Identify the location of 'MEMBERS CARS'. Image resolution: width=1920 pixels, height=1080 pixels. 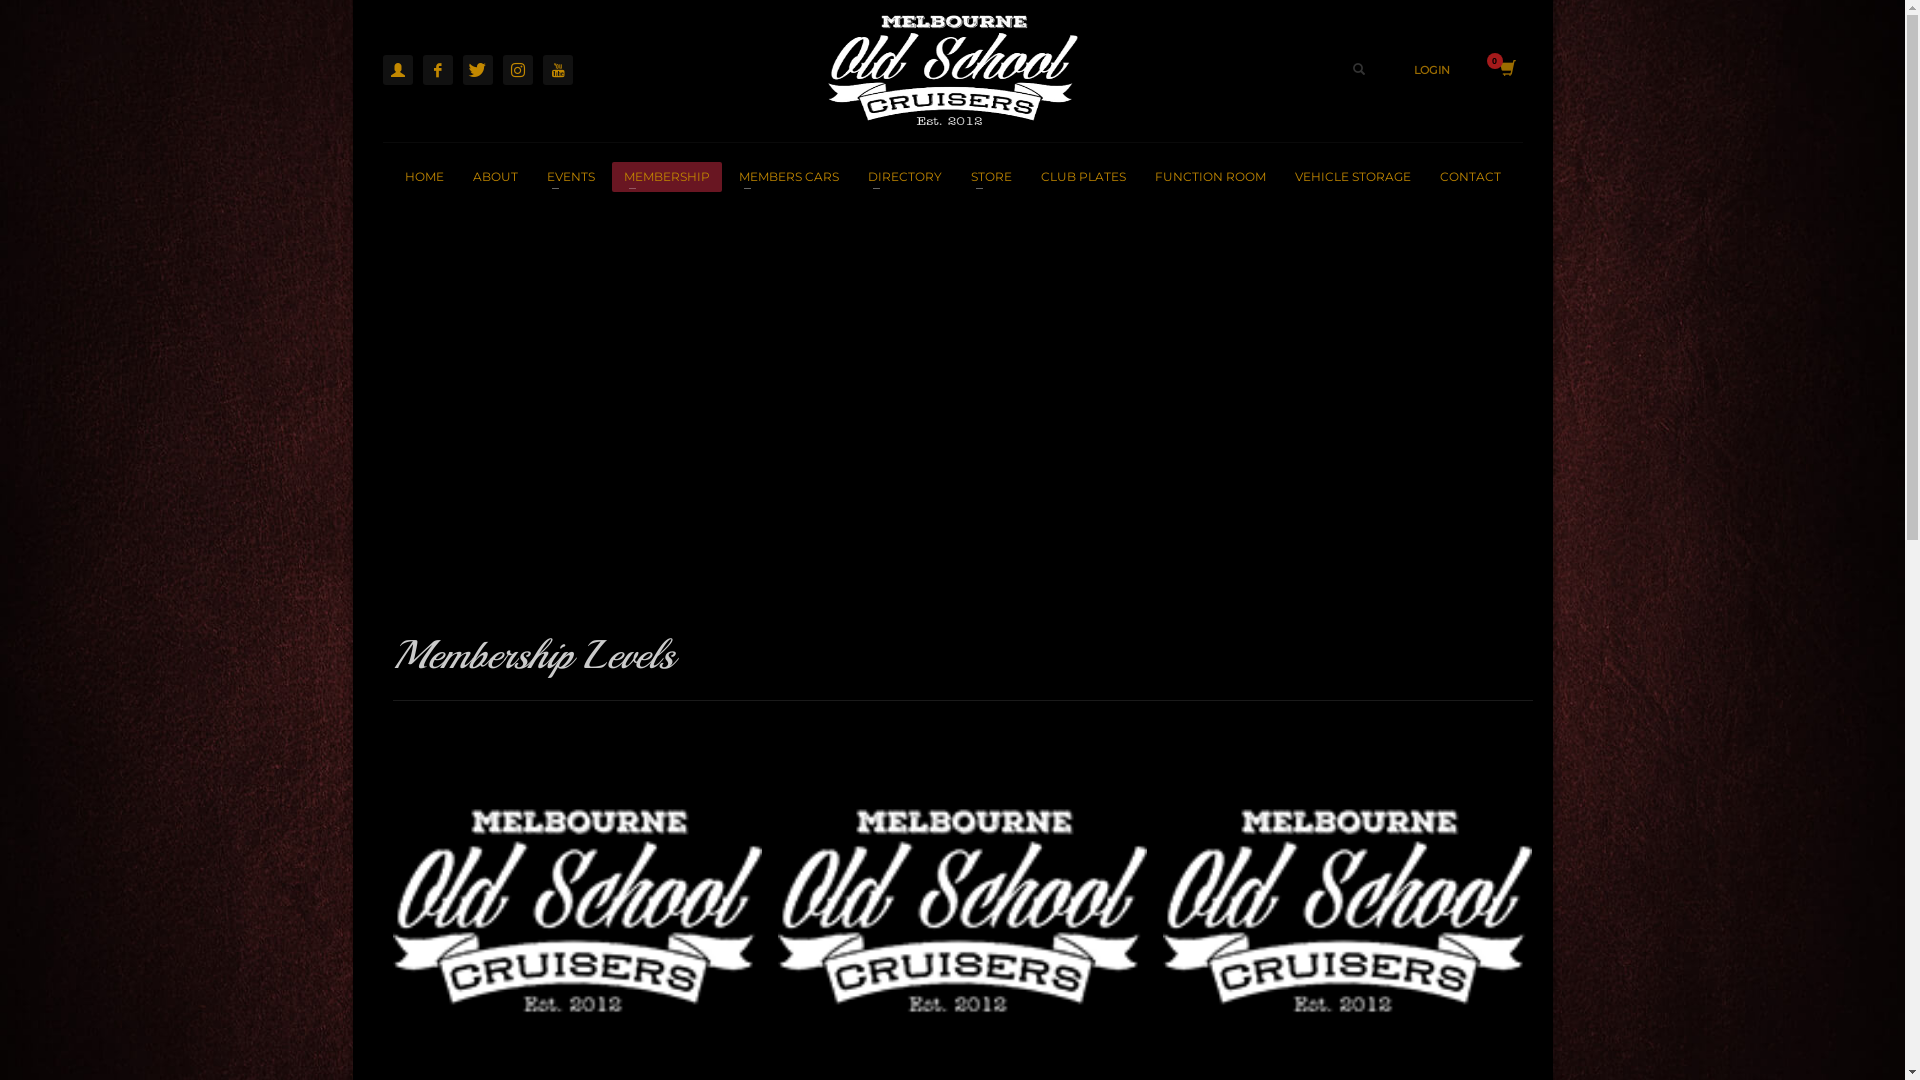
(786, 175).